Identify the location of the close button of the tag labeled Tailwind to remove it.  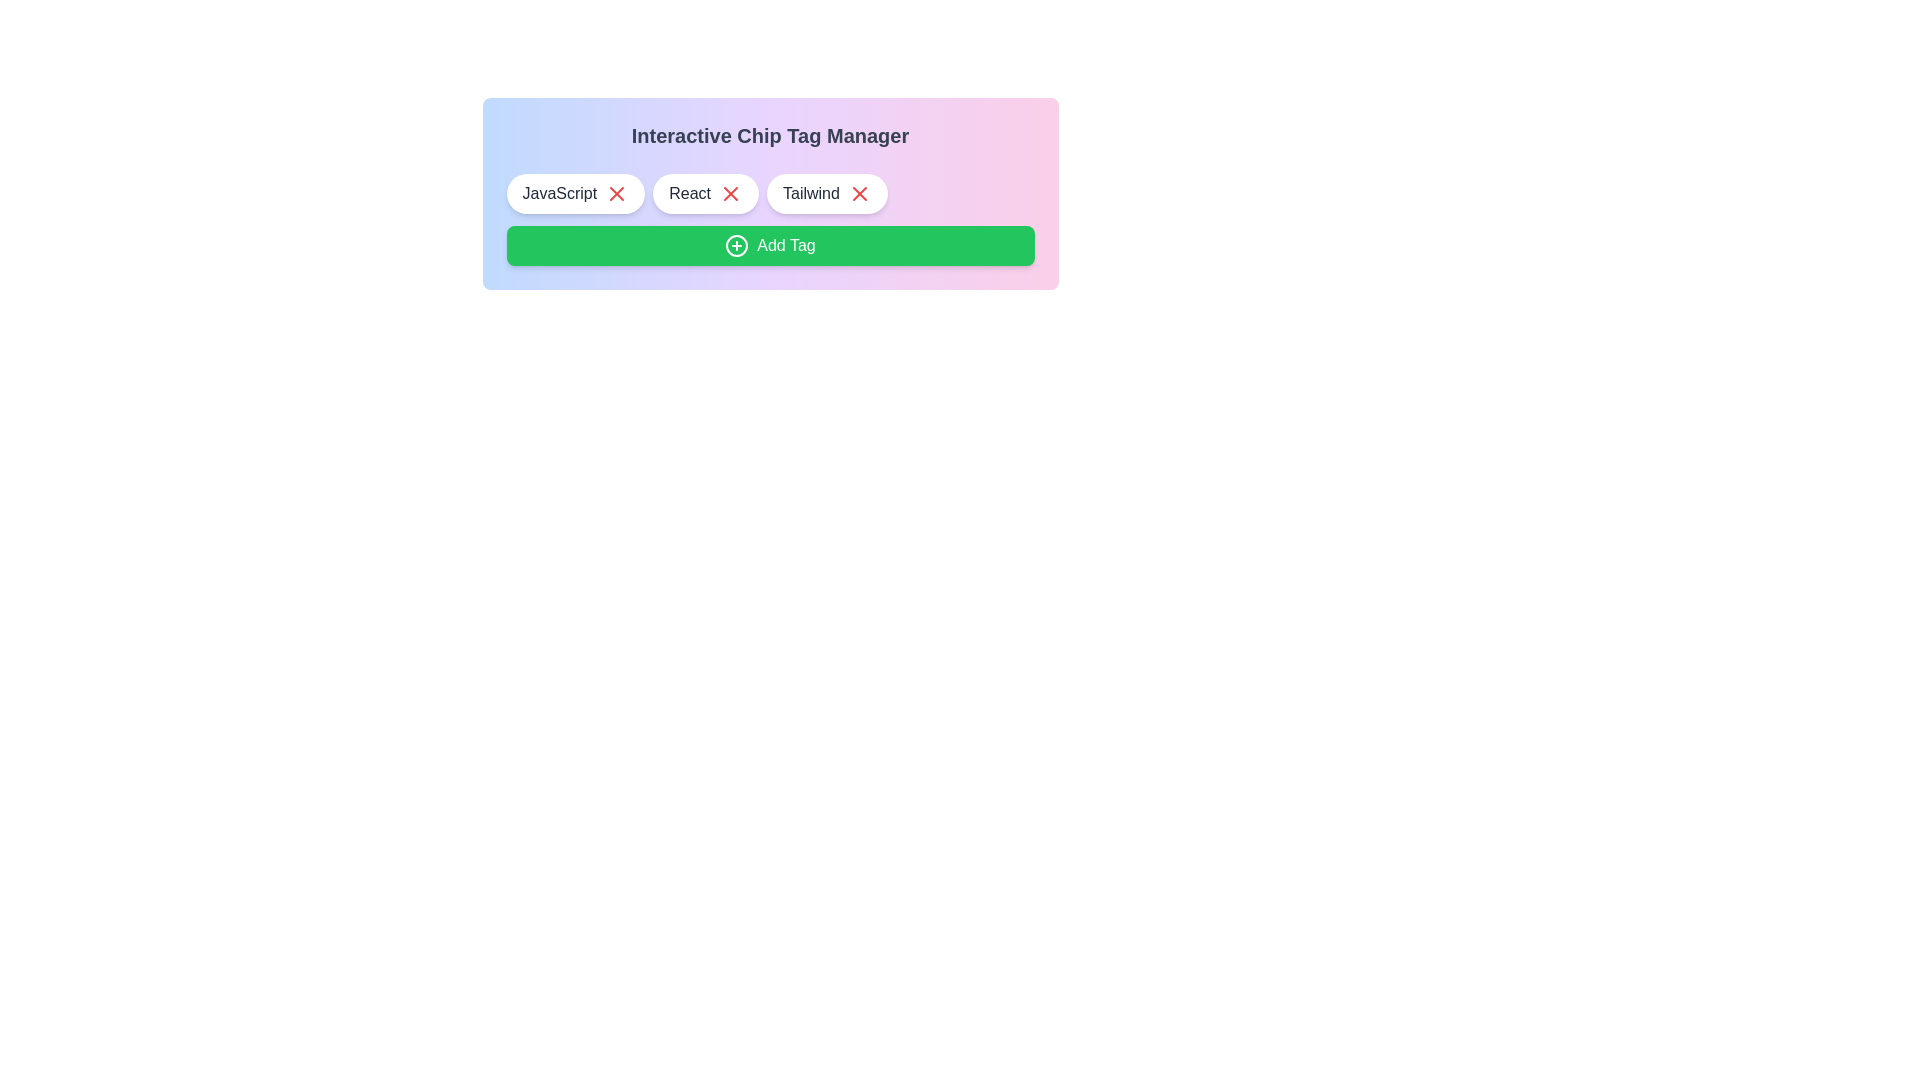
(859, 193).